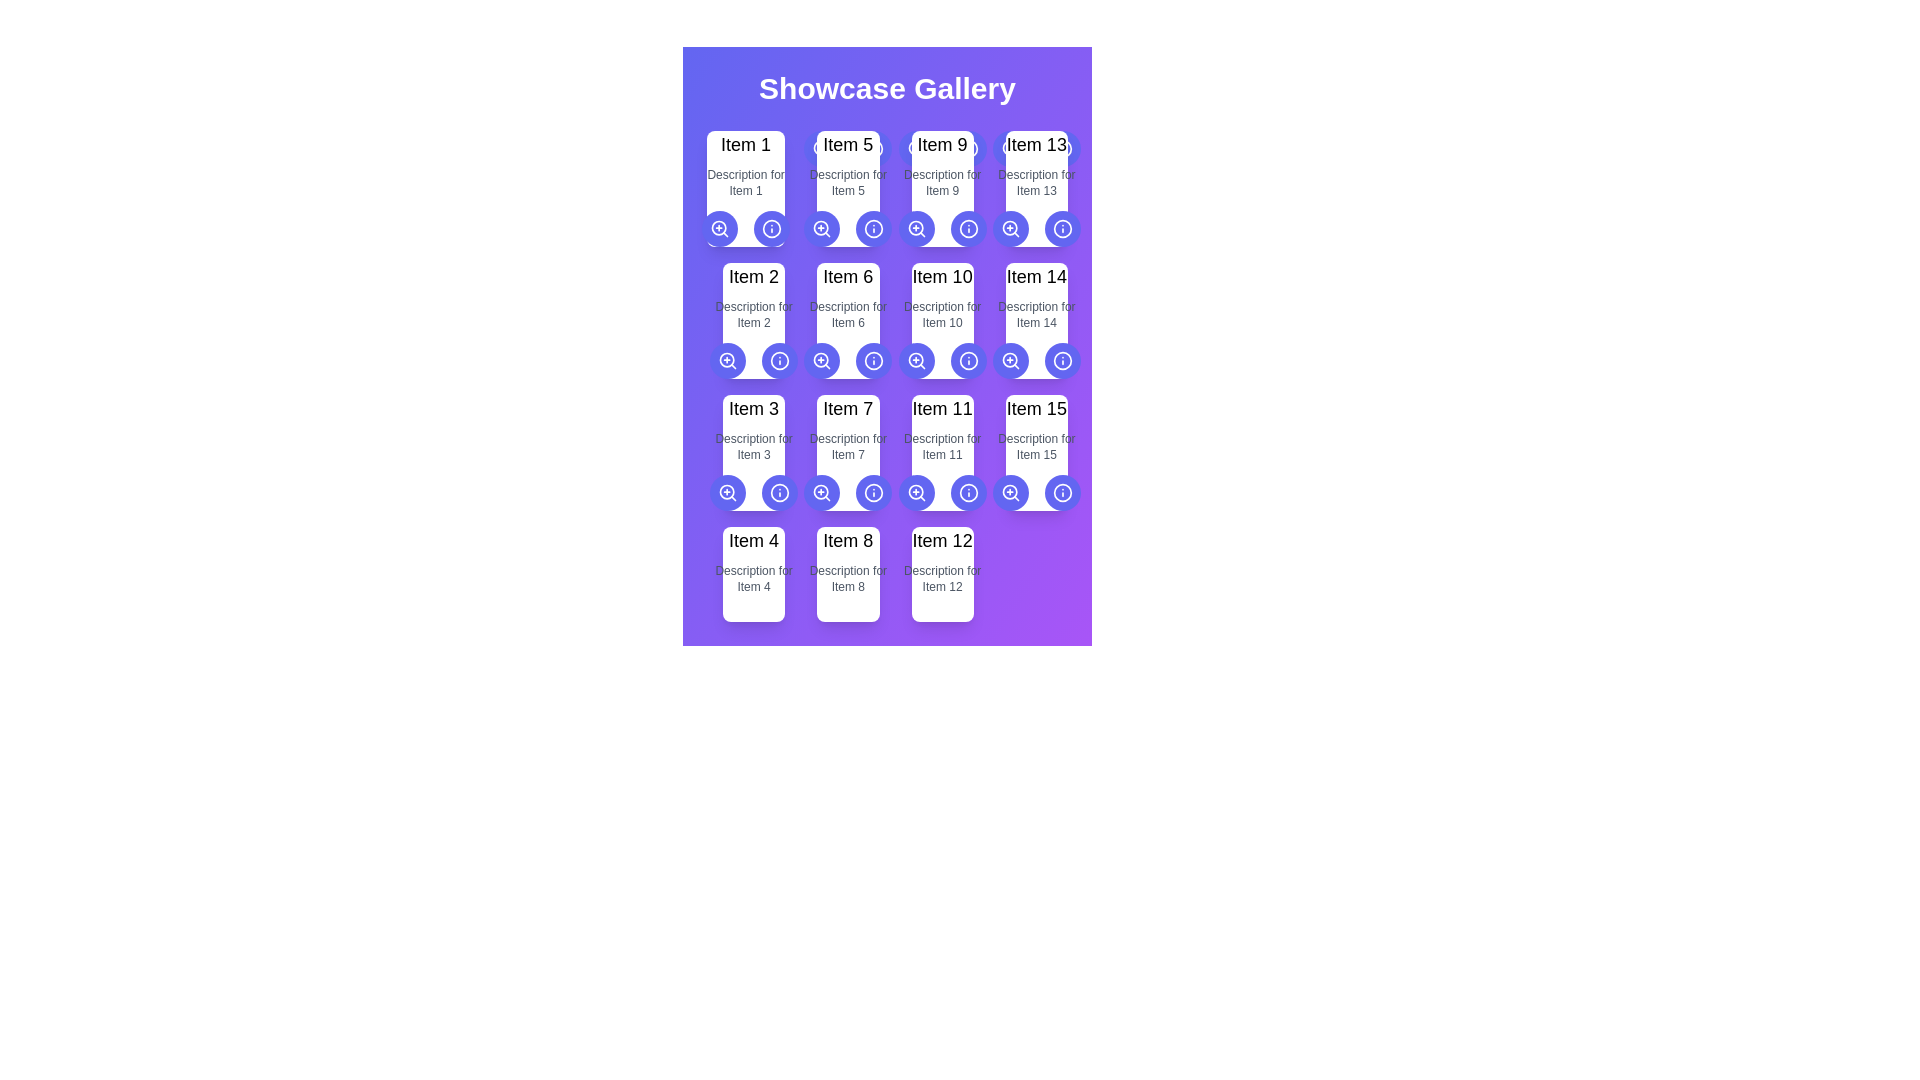 The width and height of the screenshot is (1920, 1080). What do you see at coordinates (848, 574) in the screenshot?
I see `the display card showcasing an item, located in the fourth row and second column of the grid layout` at bounding box center [848, 574].